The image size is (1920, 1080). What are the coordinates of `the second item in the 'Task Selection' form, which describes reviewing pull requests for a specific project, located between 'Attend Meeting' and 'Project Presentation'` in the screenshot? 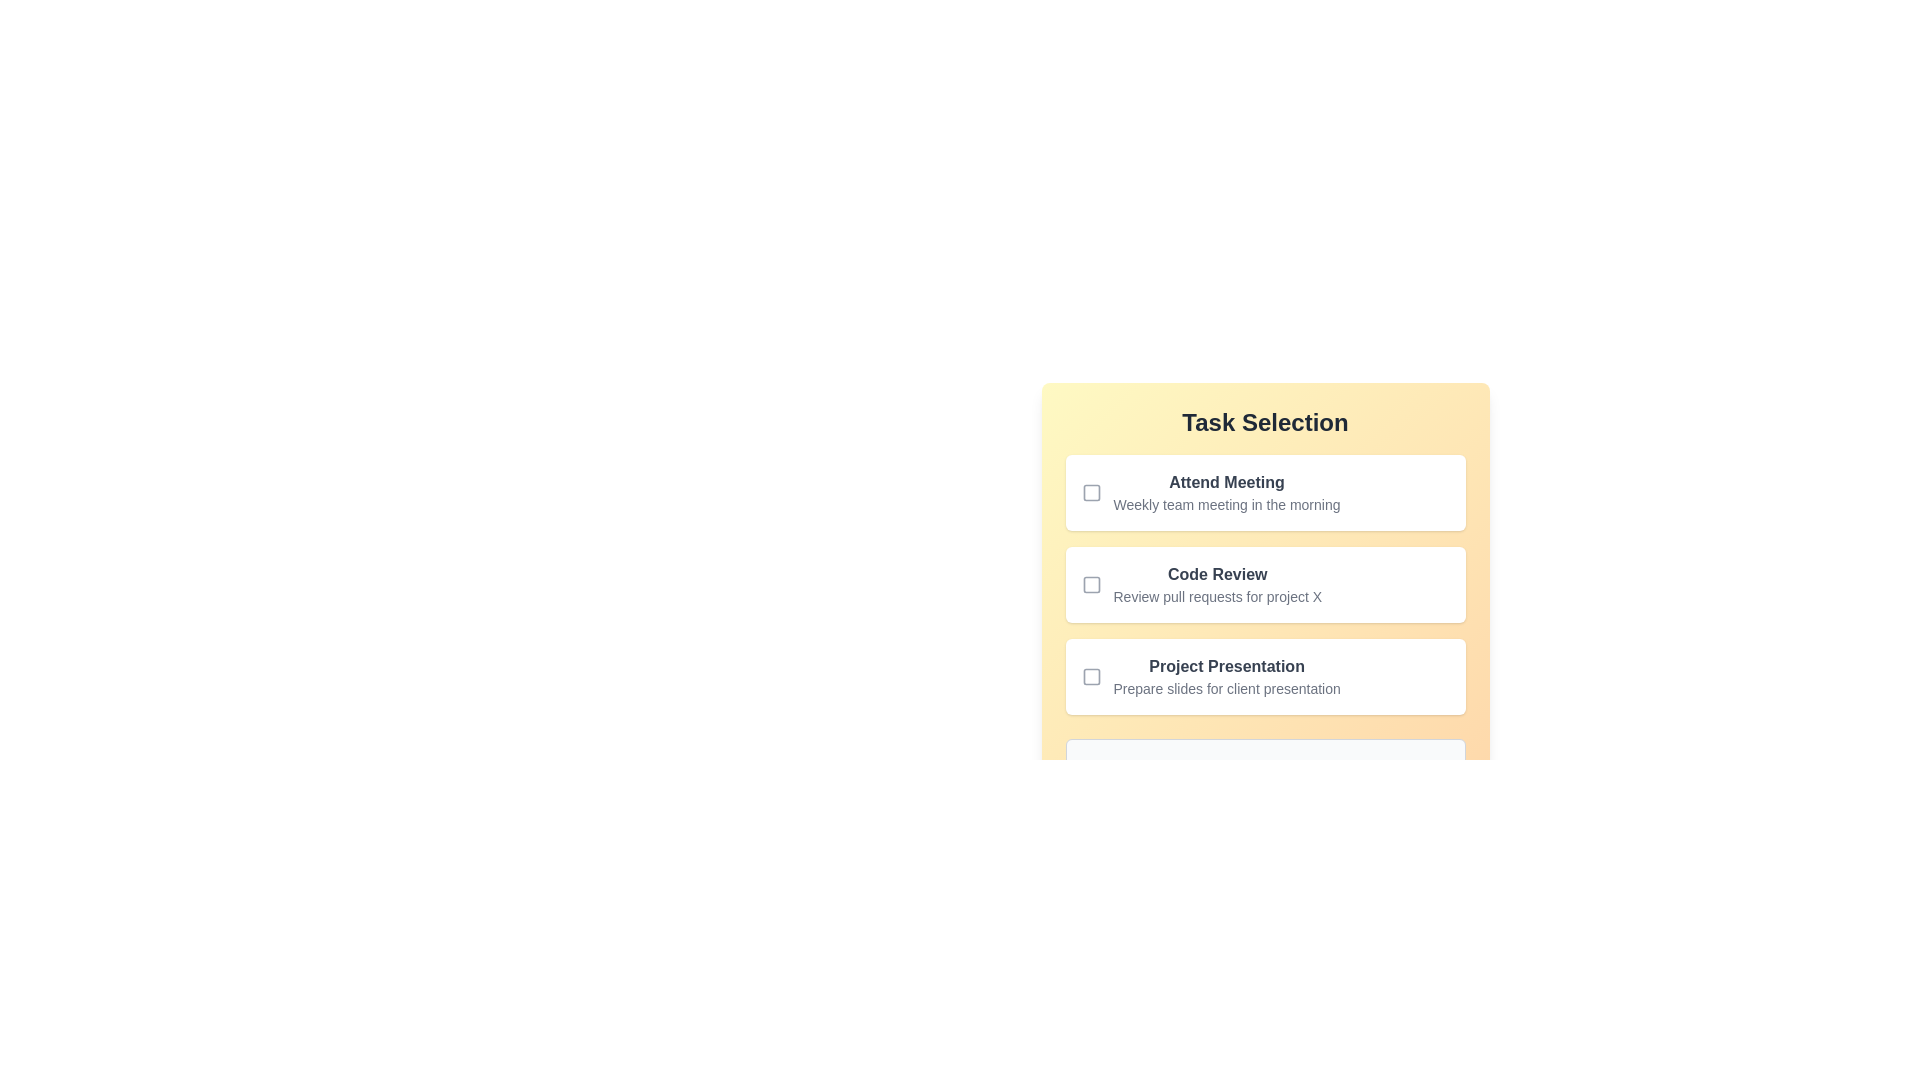 It's located at (1216, 585).